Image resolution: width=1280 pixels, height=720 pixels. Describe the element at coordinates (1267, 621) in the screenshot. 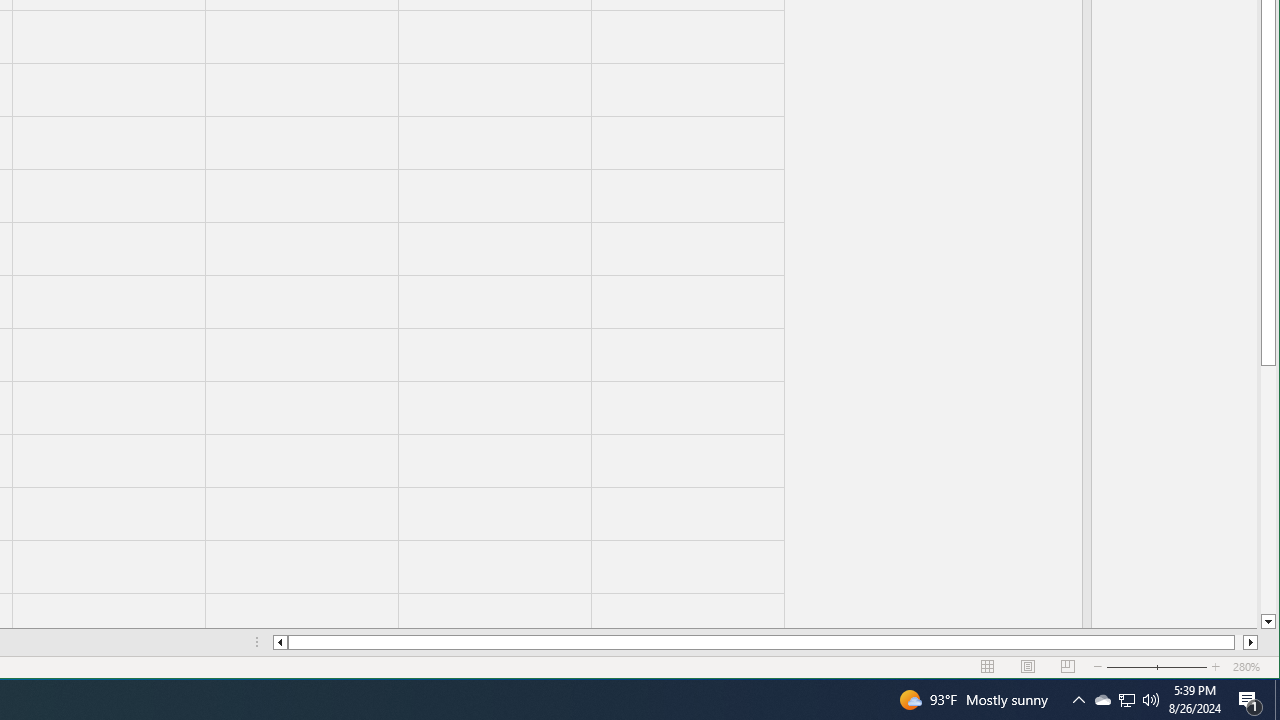

I see `'Column right'` at that location.